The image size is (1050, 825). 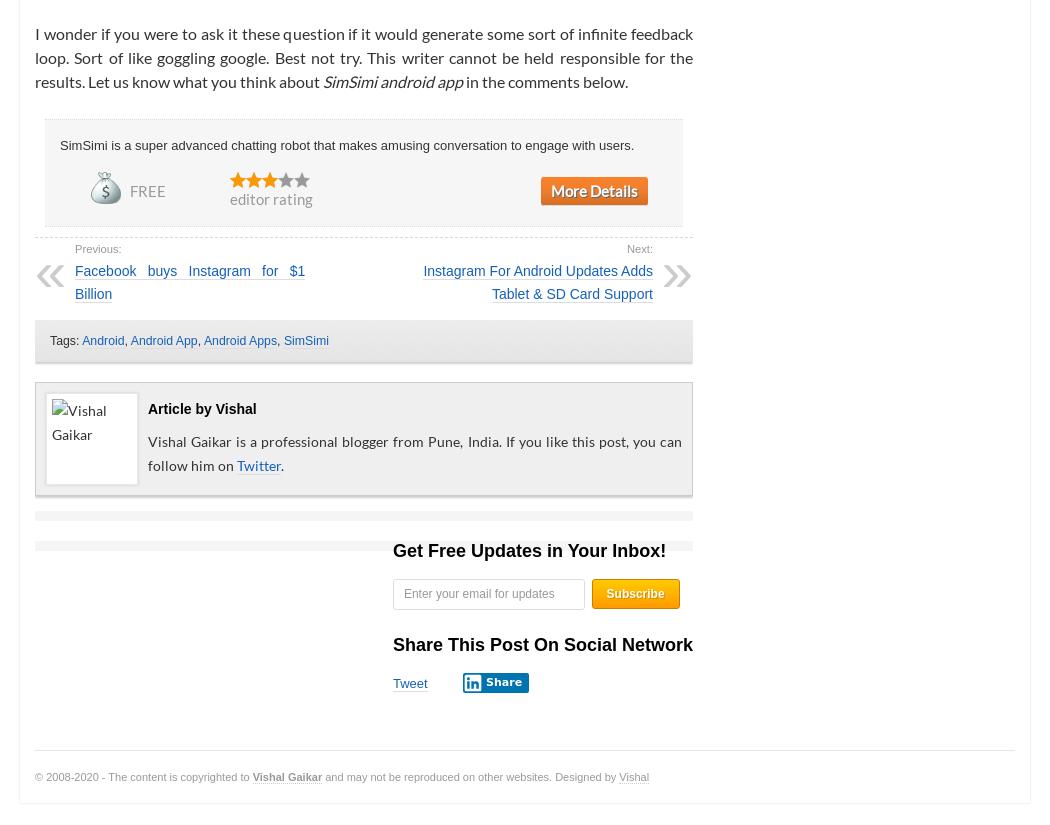 I want to click on 'Android App', so click(x=163, y=338).